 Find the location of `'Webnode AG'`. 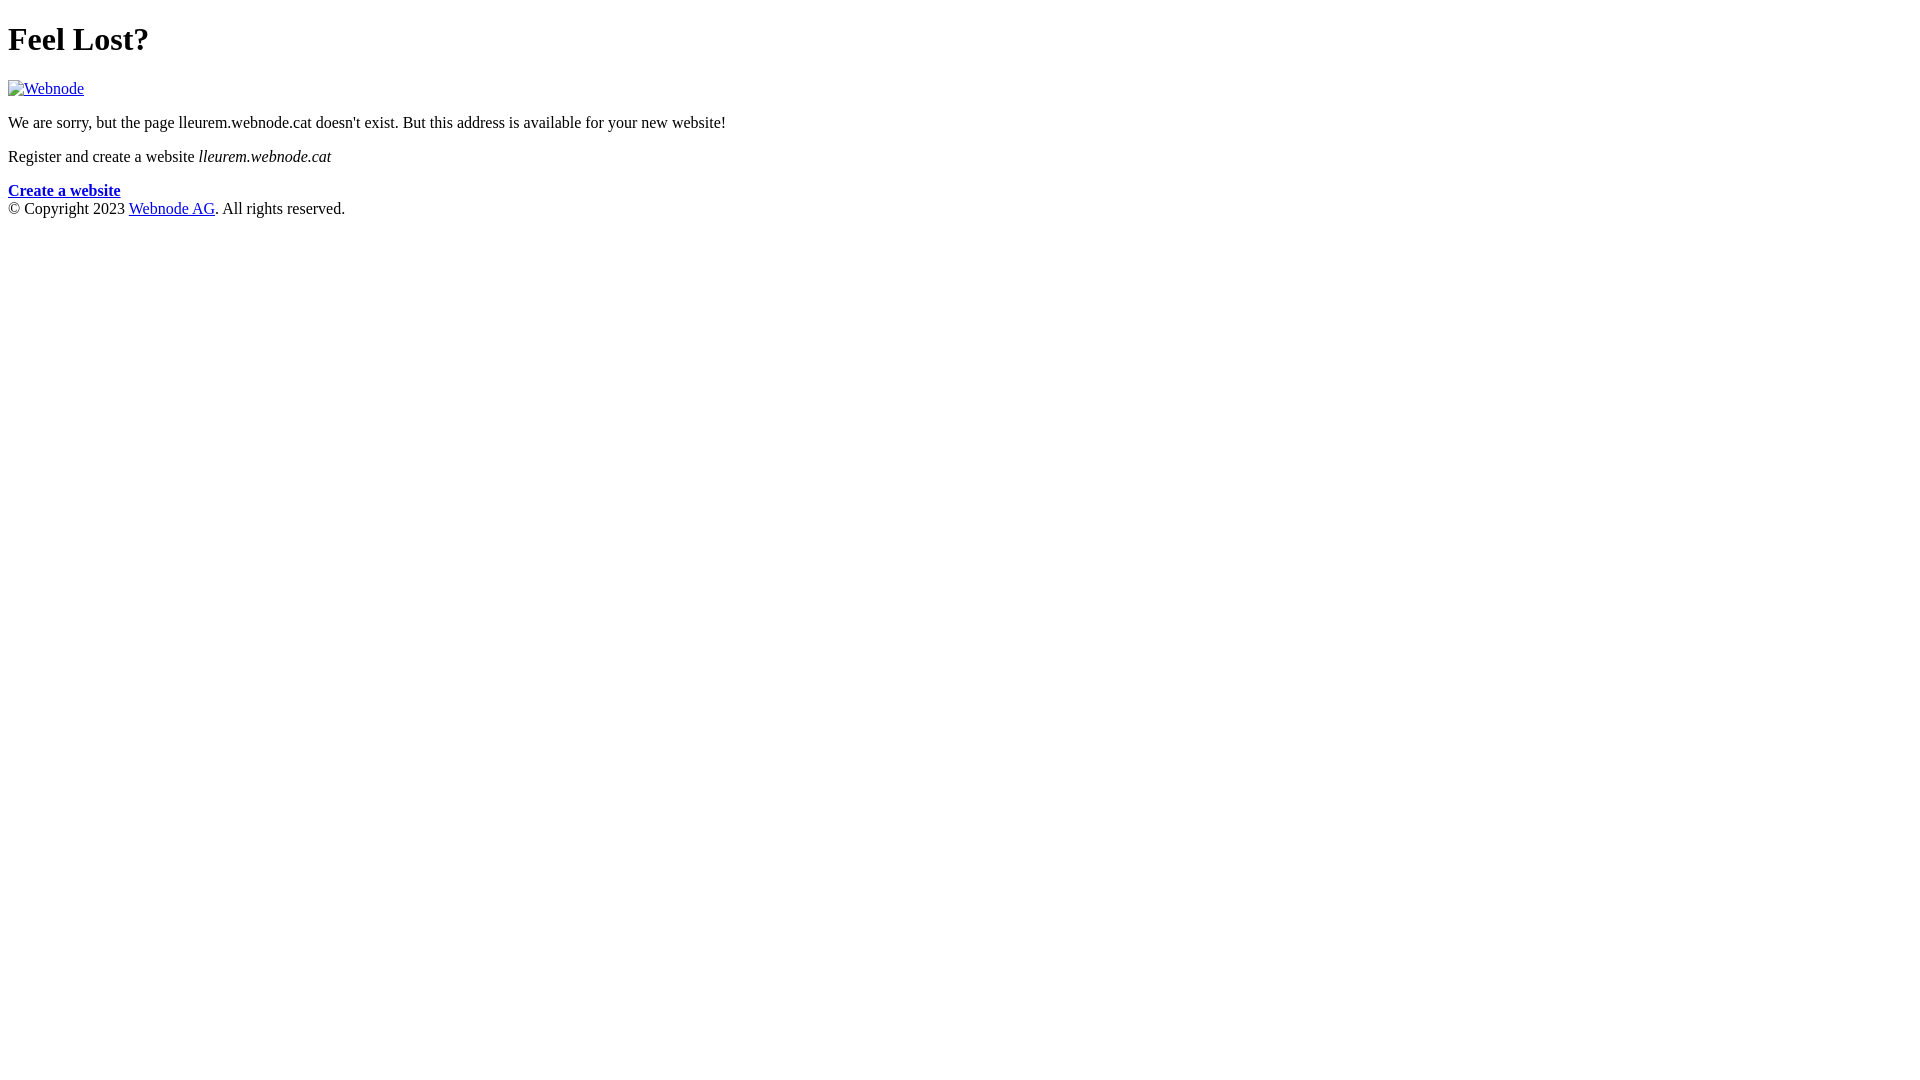

'Webnode AG' is located at coordinates (128, 208).